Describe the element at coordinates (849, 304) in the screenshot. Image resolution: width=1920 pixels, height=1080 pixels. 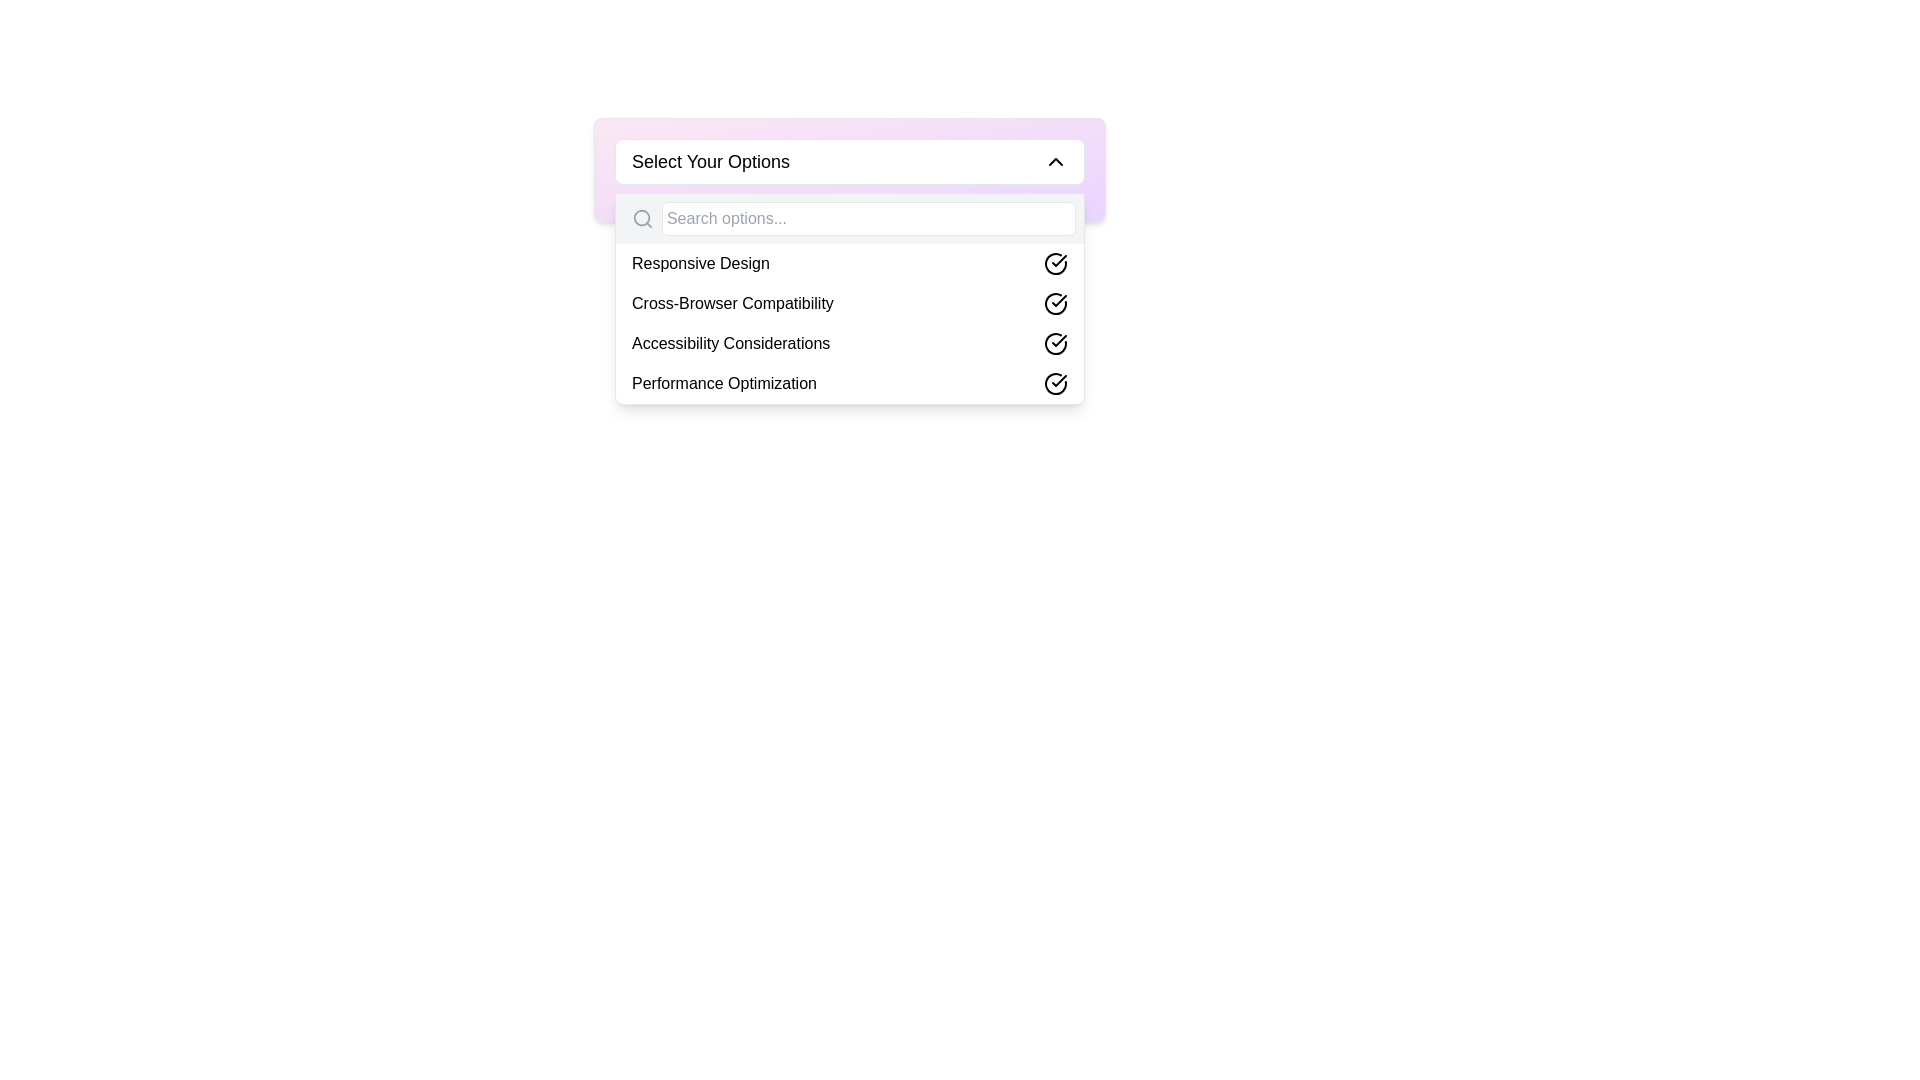
I see `the second option in the dropdown menu, which is located below 'Responsive Design' and above 'Accessibility Considerations'` at that location.